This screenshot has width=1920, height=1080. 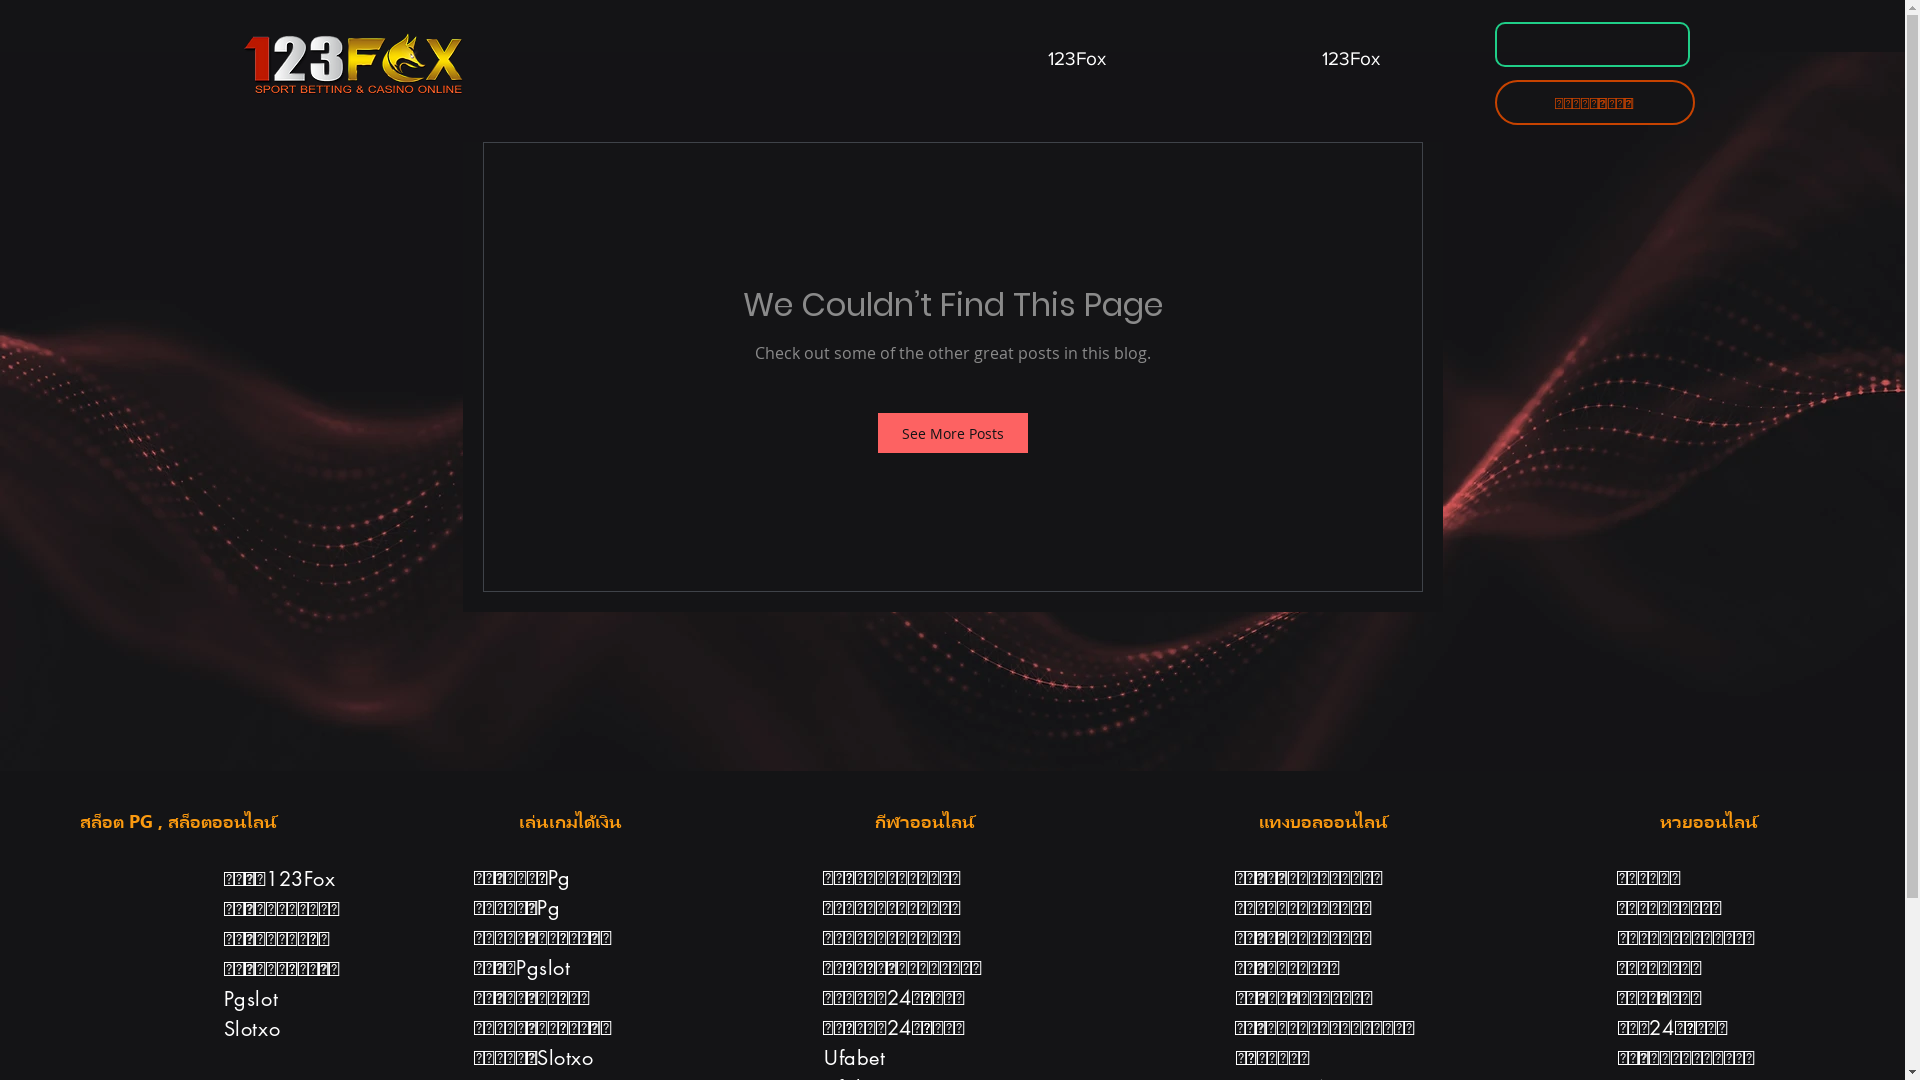 What do you see at coordinates (1075, 48) in the screenshot?
I see `'123Fox'` at bounding box center [1075, 48].